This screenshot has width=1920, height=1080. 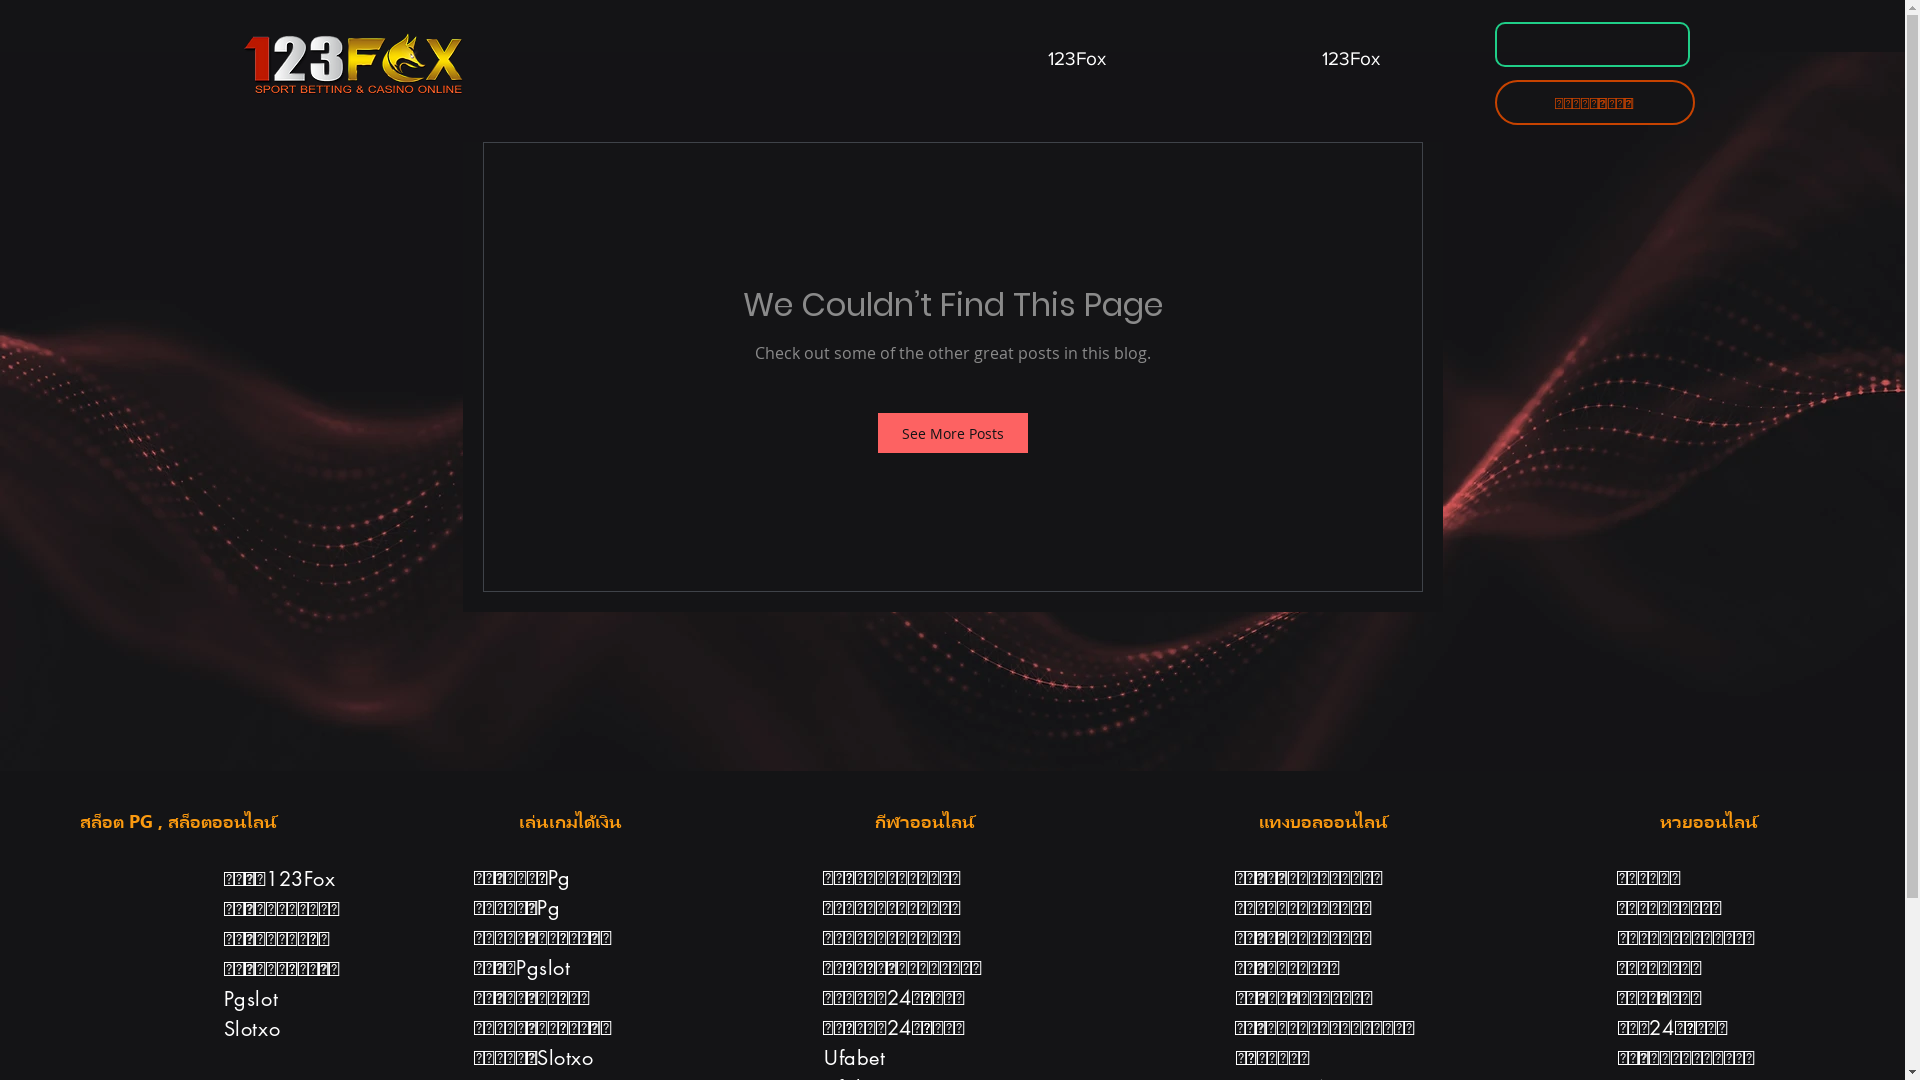 What do you see at coordinates (1075, 48) in the screenshot?
I see `'123Fox'` at bounding box center [1075, 48].